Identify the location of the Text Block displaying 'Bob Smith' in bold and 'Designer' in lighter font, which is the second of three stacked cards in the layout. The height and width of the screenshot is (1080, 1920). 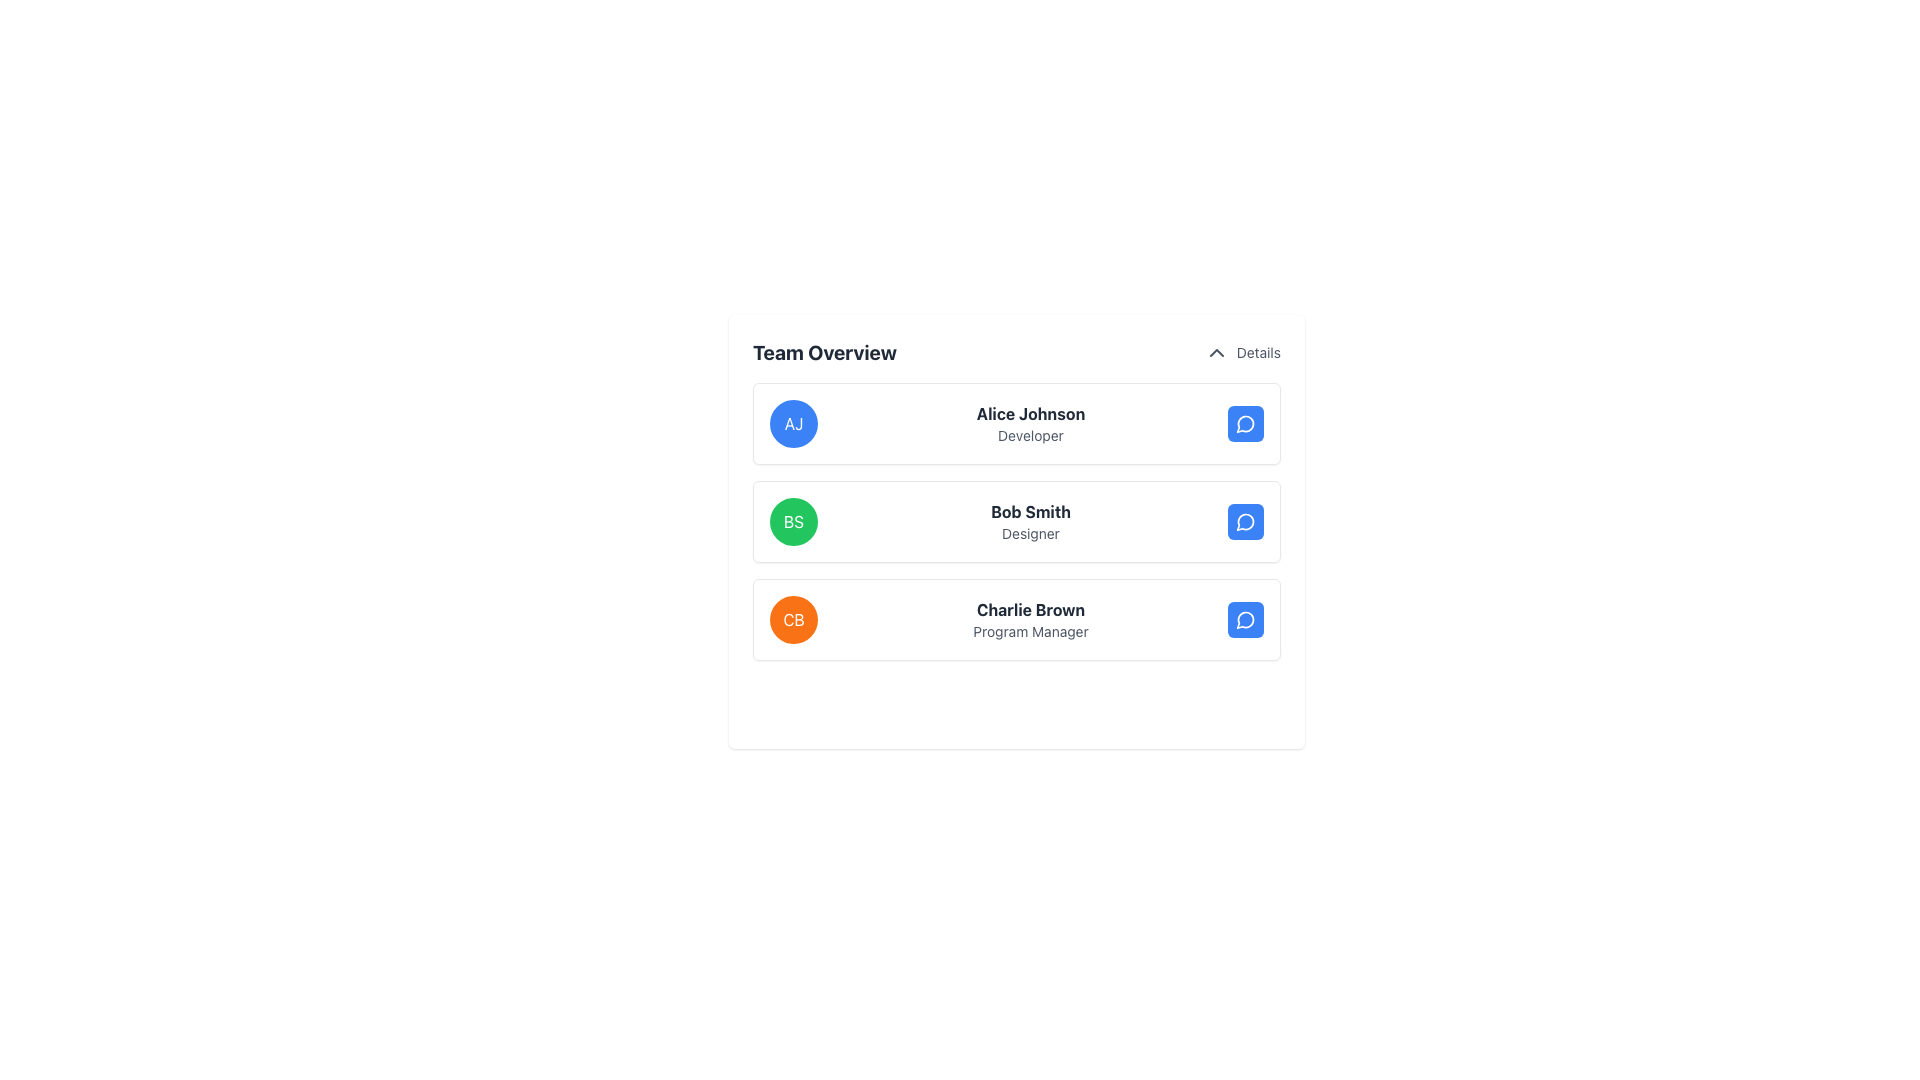
(1031, 520).